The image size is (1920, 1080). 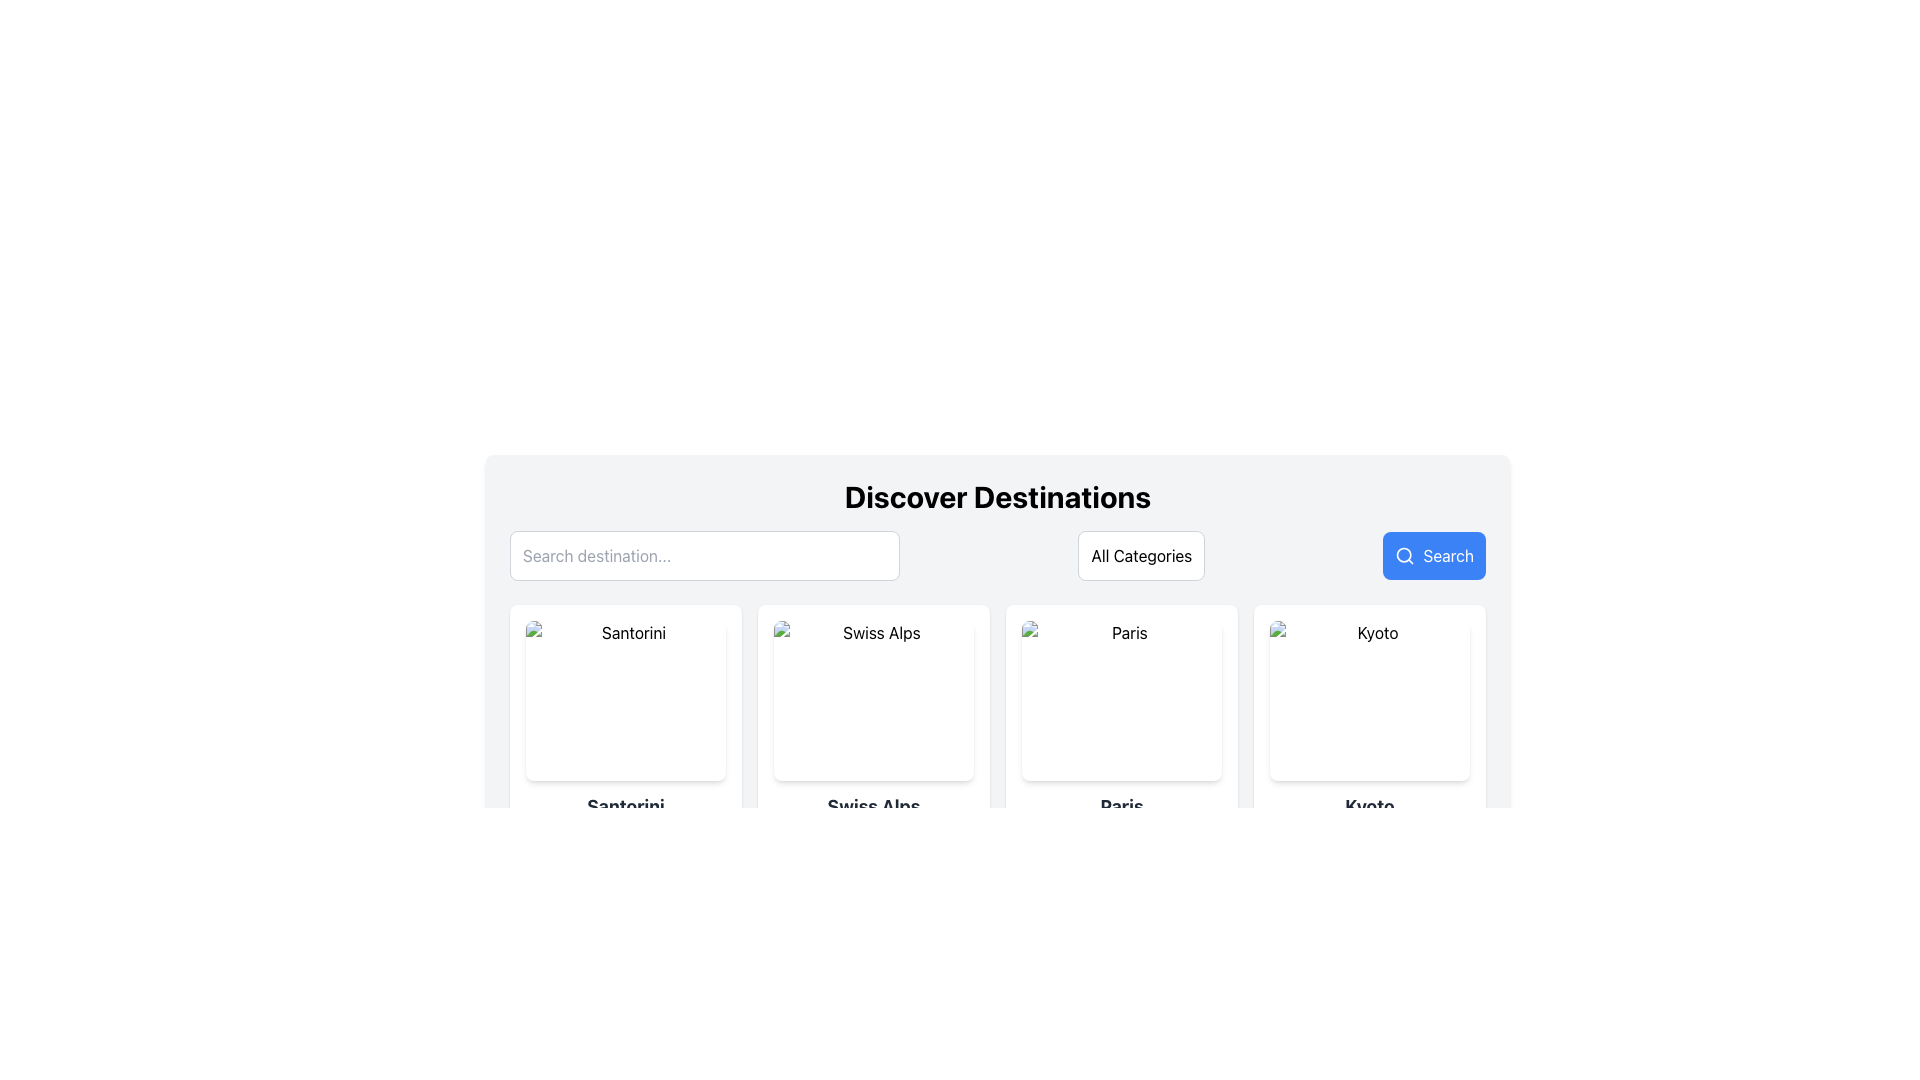 What do you see at coordinates (873, 837) in the screenshot?
I see `the Rating component located below the title 'Swiss Alps', positioned at the center of the card representing this destination` at bounding box center [873, 837].